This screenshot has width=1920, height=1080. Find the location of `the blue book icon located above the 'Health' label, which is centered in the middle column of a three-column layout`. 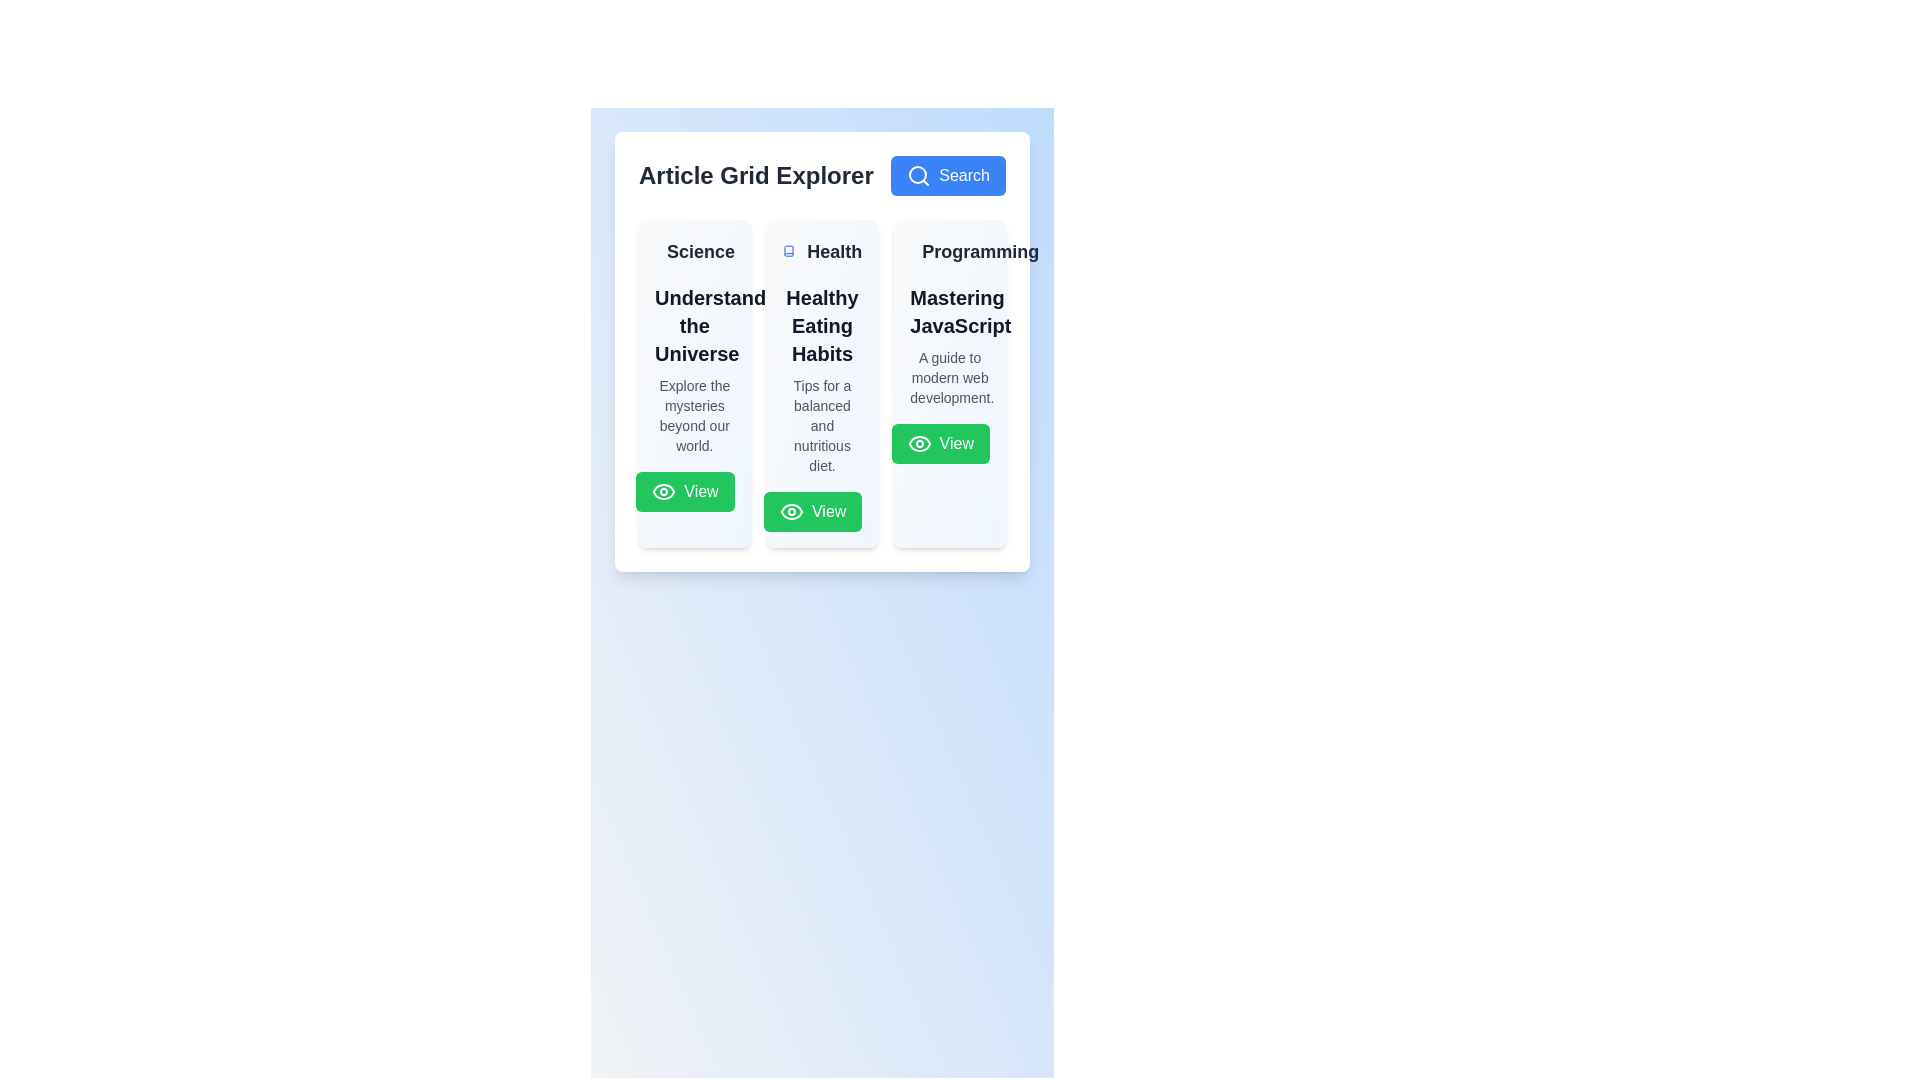

the blue book icon located above the 'Health' label, which is centered in the middle column of a three-column layout is located at coordinates (787, 250).